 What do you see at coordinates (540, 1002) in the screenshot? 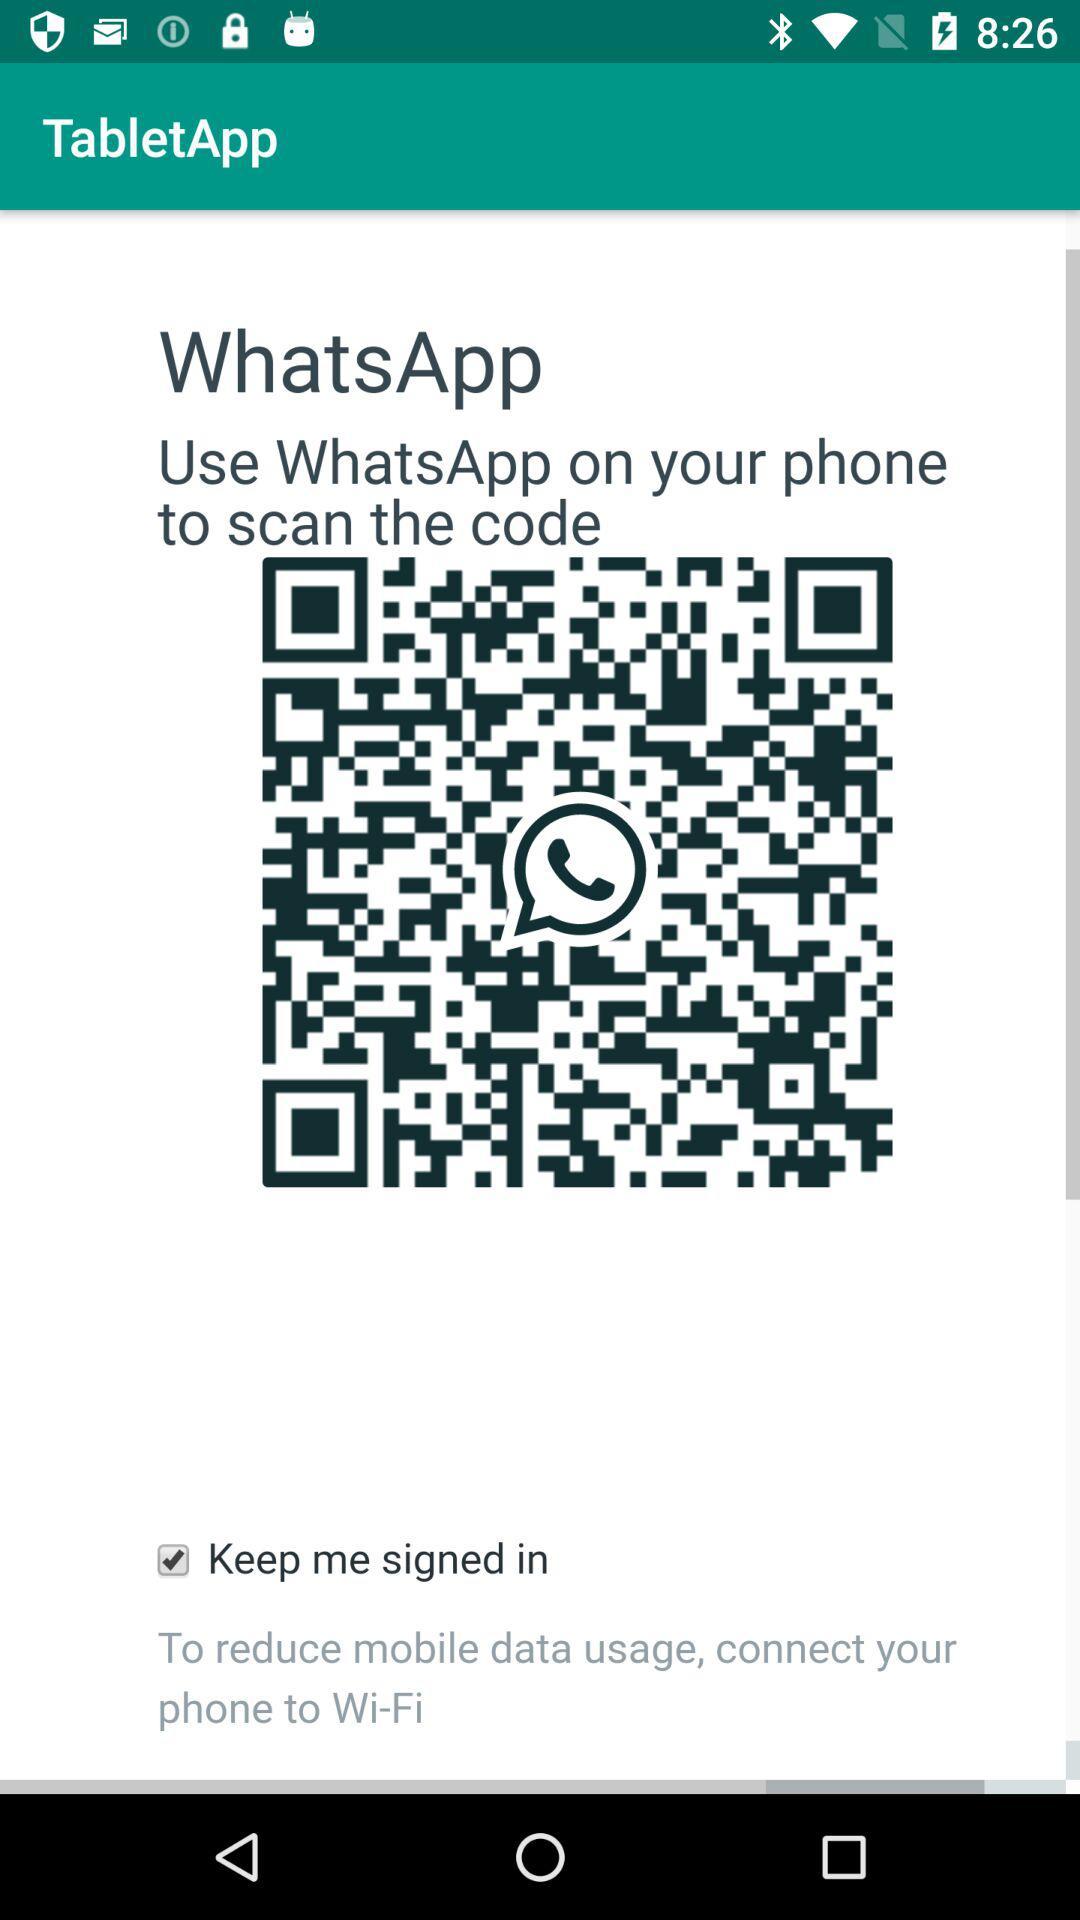
I see `option to scan code in mobile` at bounding box center [540, 1002].